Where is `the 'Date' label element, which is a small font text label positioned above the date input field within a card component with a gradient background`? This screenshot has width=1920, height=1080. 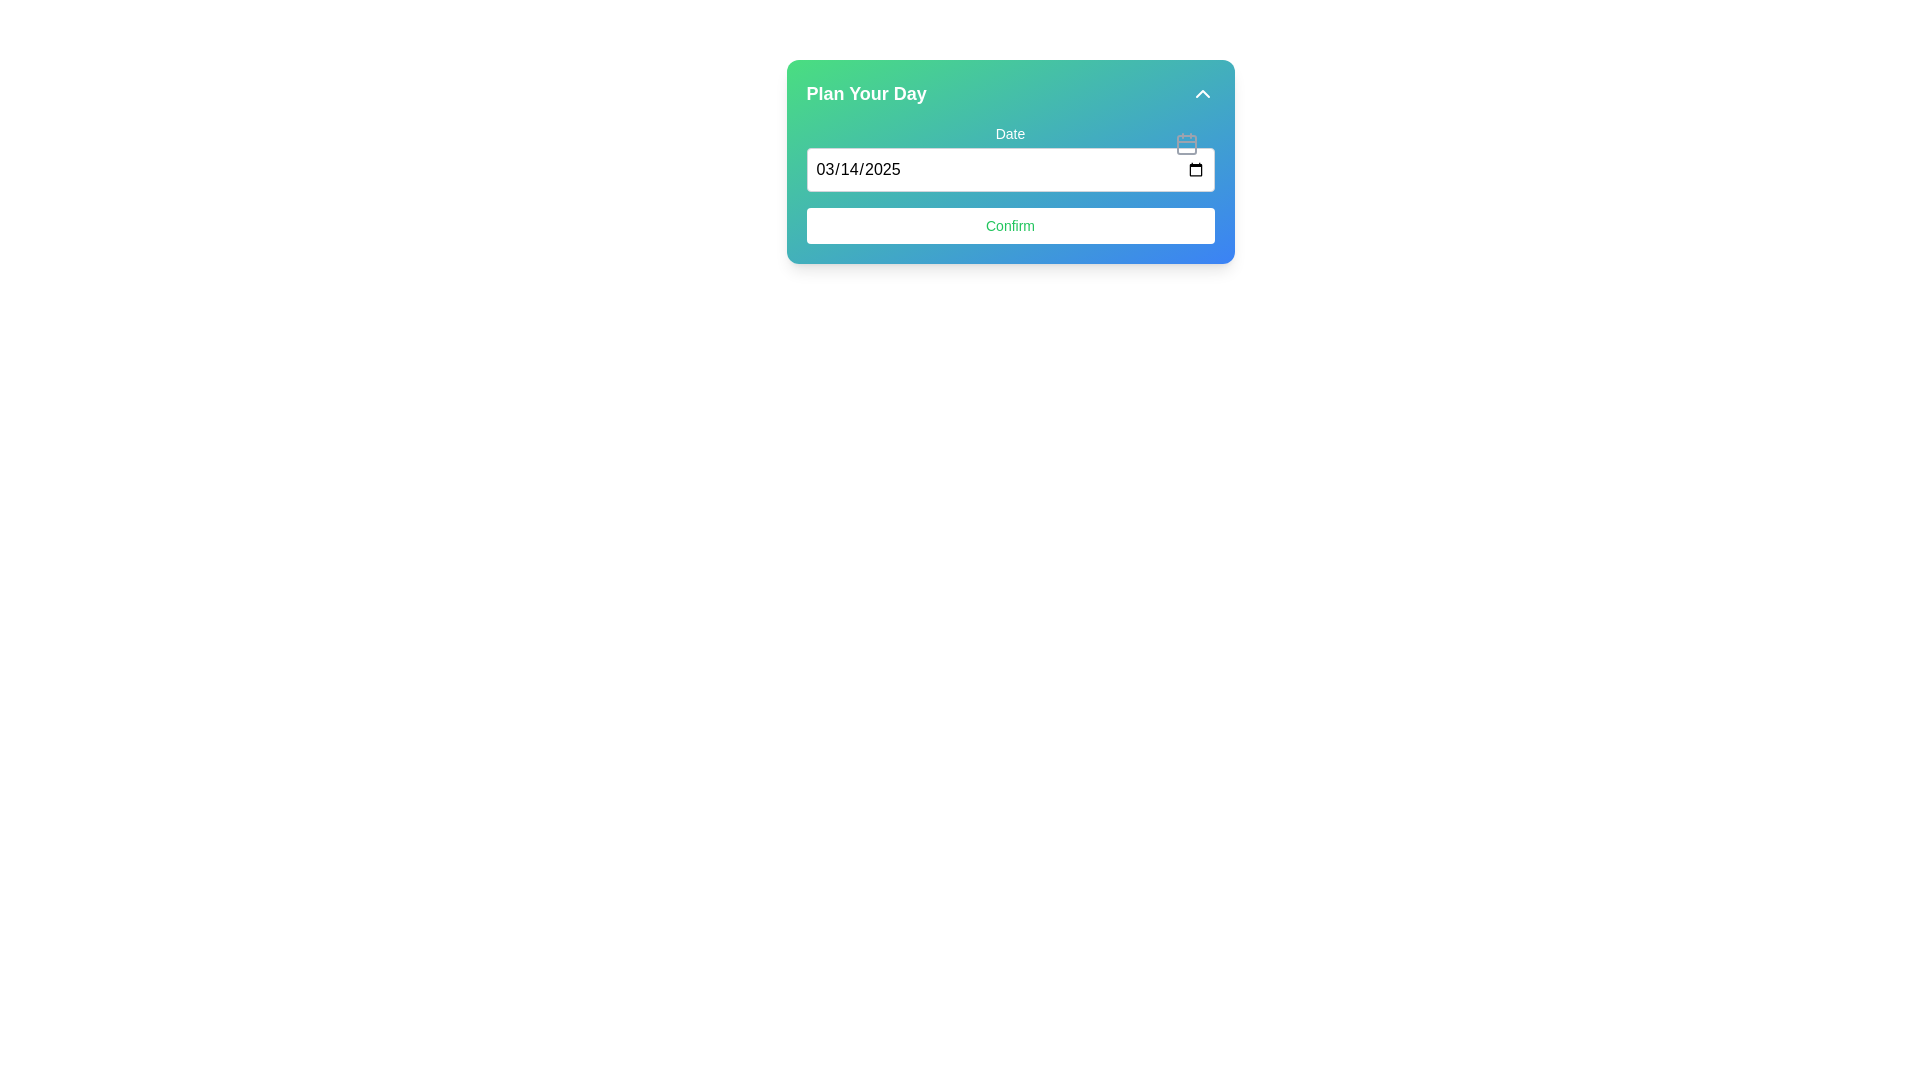
the 'Date' label element, which is a small font text label positioned above the date input field within a card component with a gradient background is located at coordinates (1010, 134).